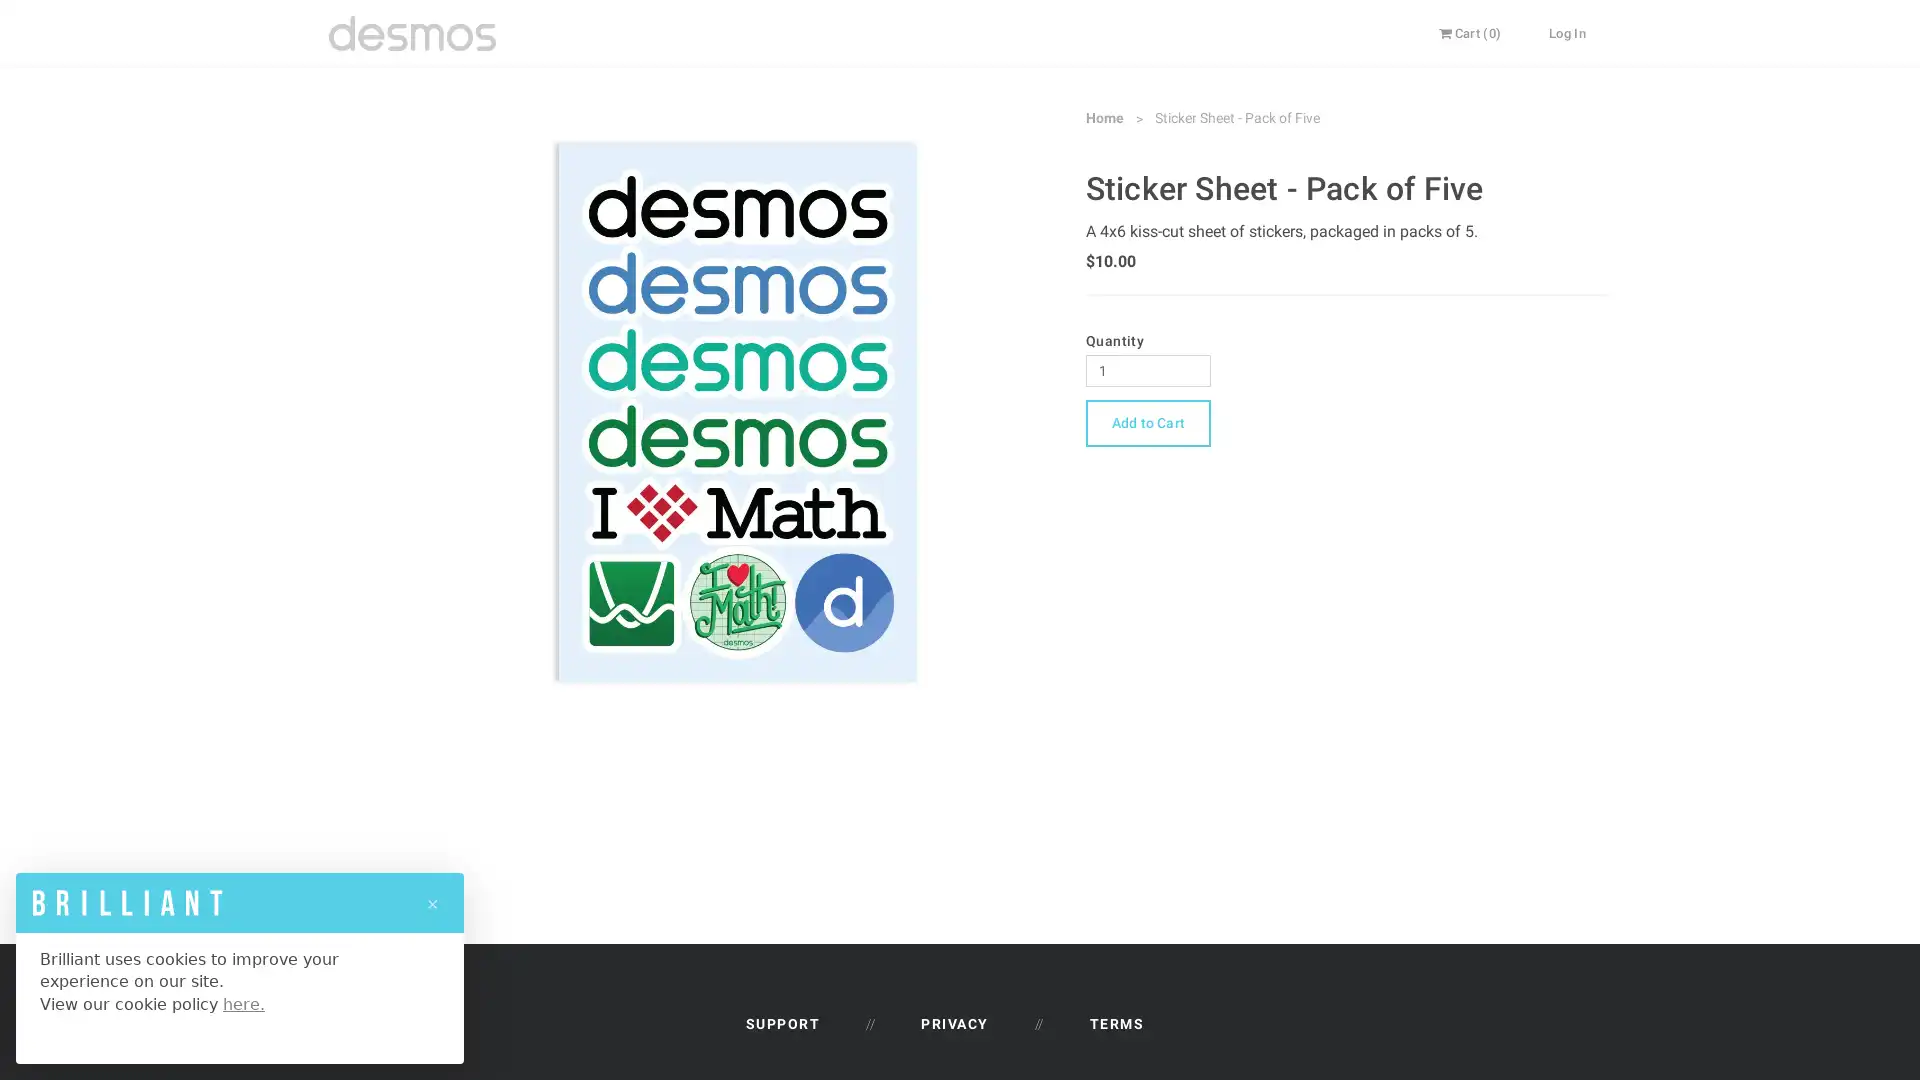  Describe the element at coordinates (1147, 422) in the screenshot. I see `Add to Cart` at that location.